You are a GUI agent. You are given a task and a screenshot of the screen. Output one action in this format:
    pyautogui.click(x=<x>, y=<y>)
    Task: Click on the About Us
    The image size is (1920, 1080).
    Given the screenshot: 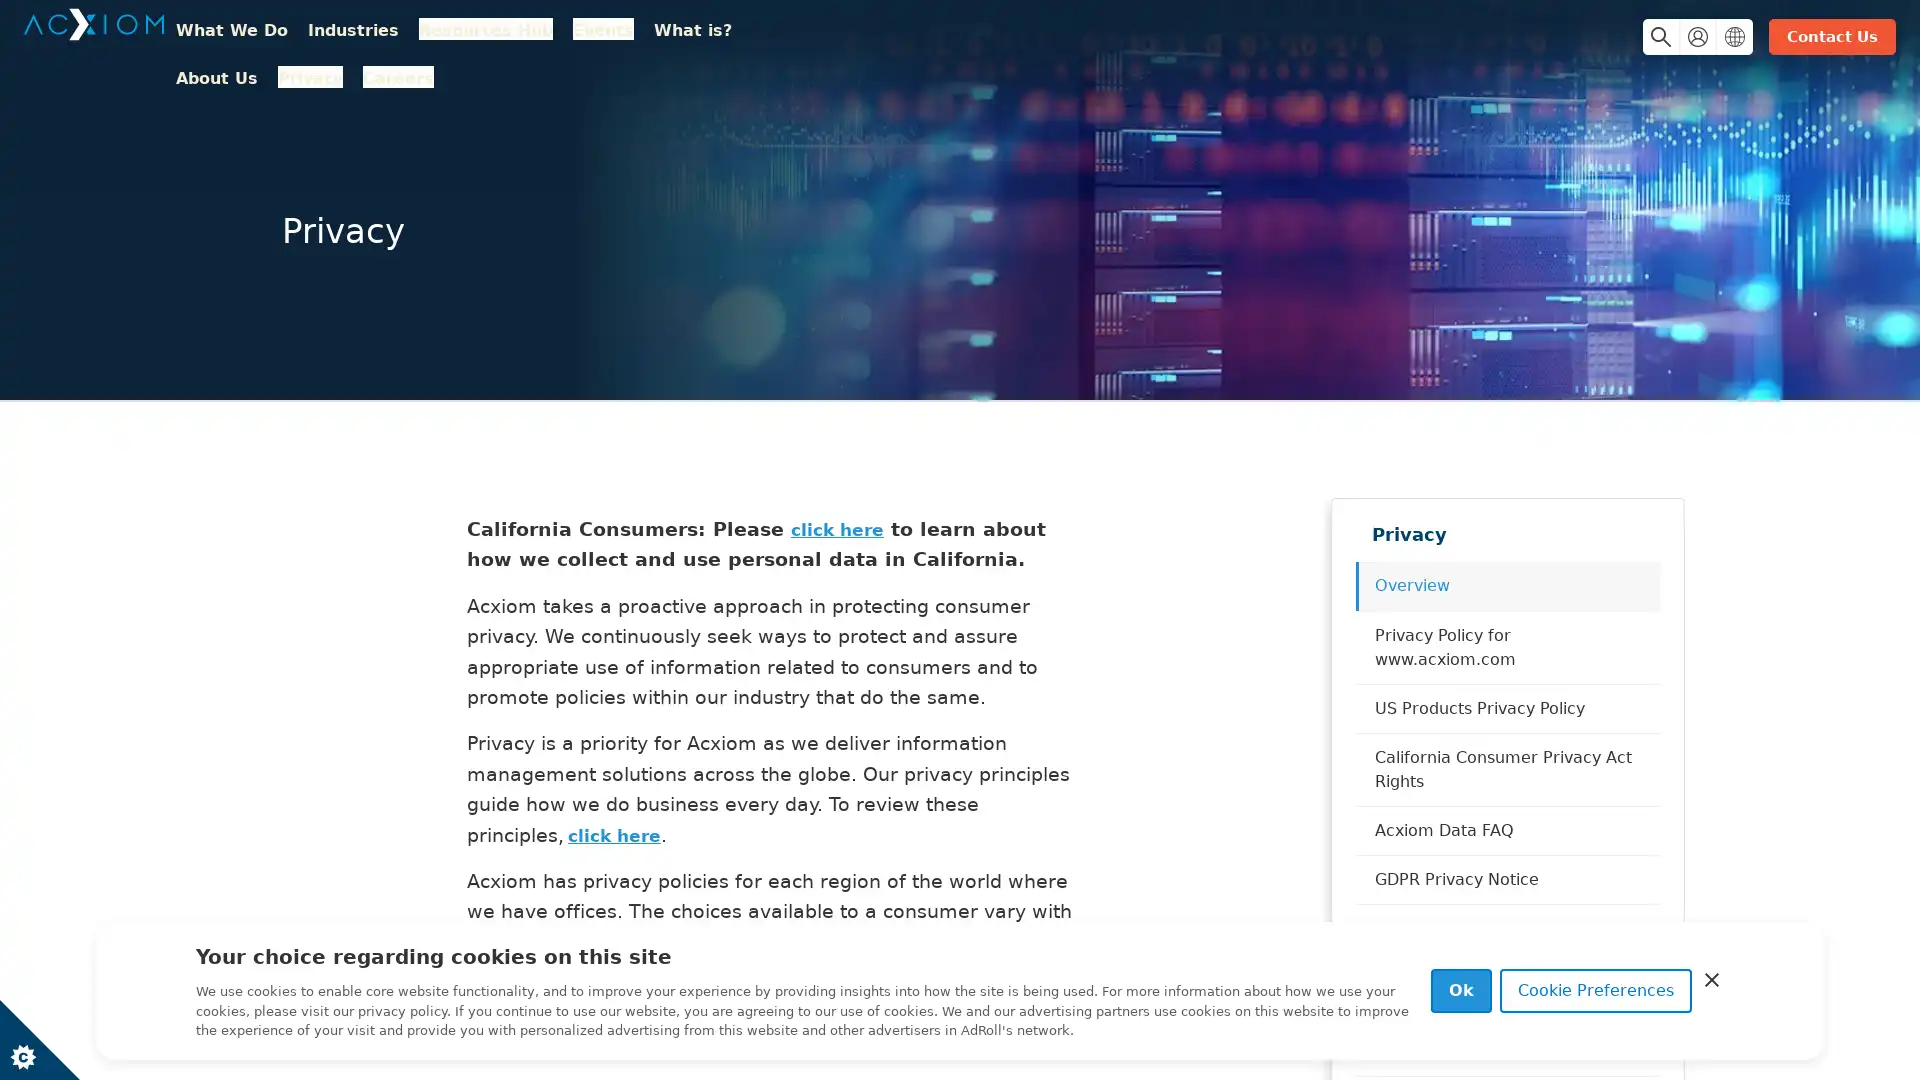 What is the action you would take?
    pyautogui.click(x=820, y=41)
    